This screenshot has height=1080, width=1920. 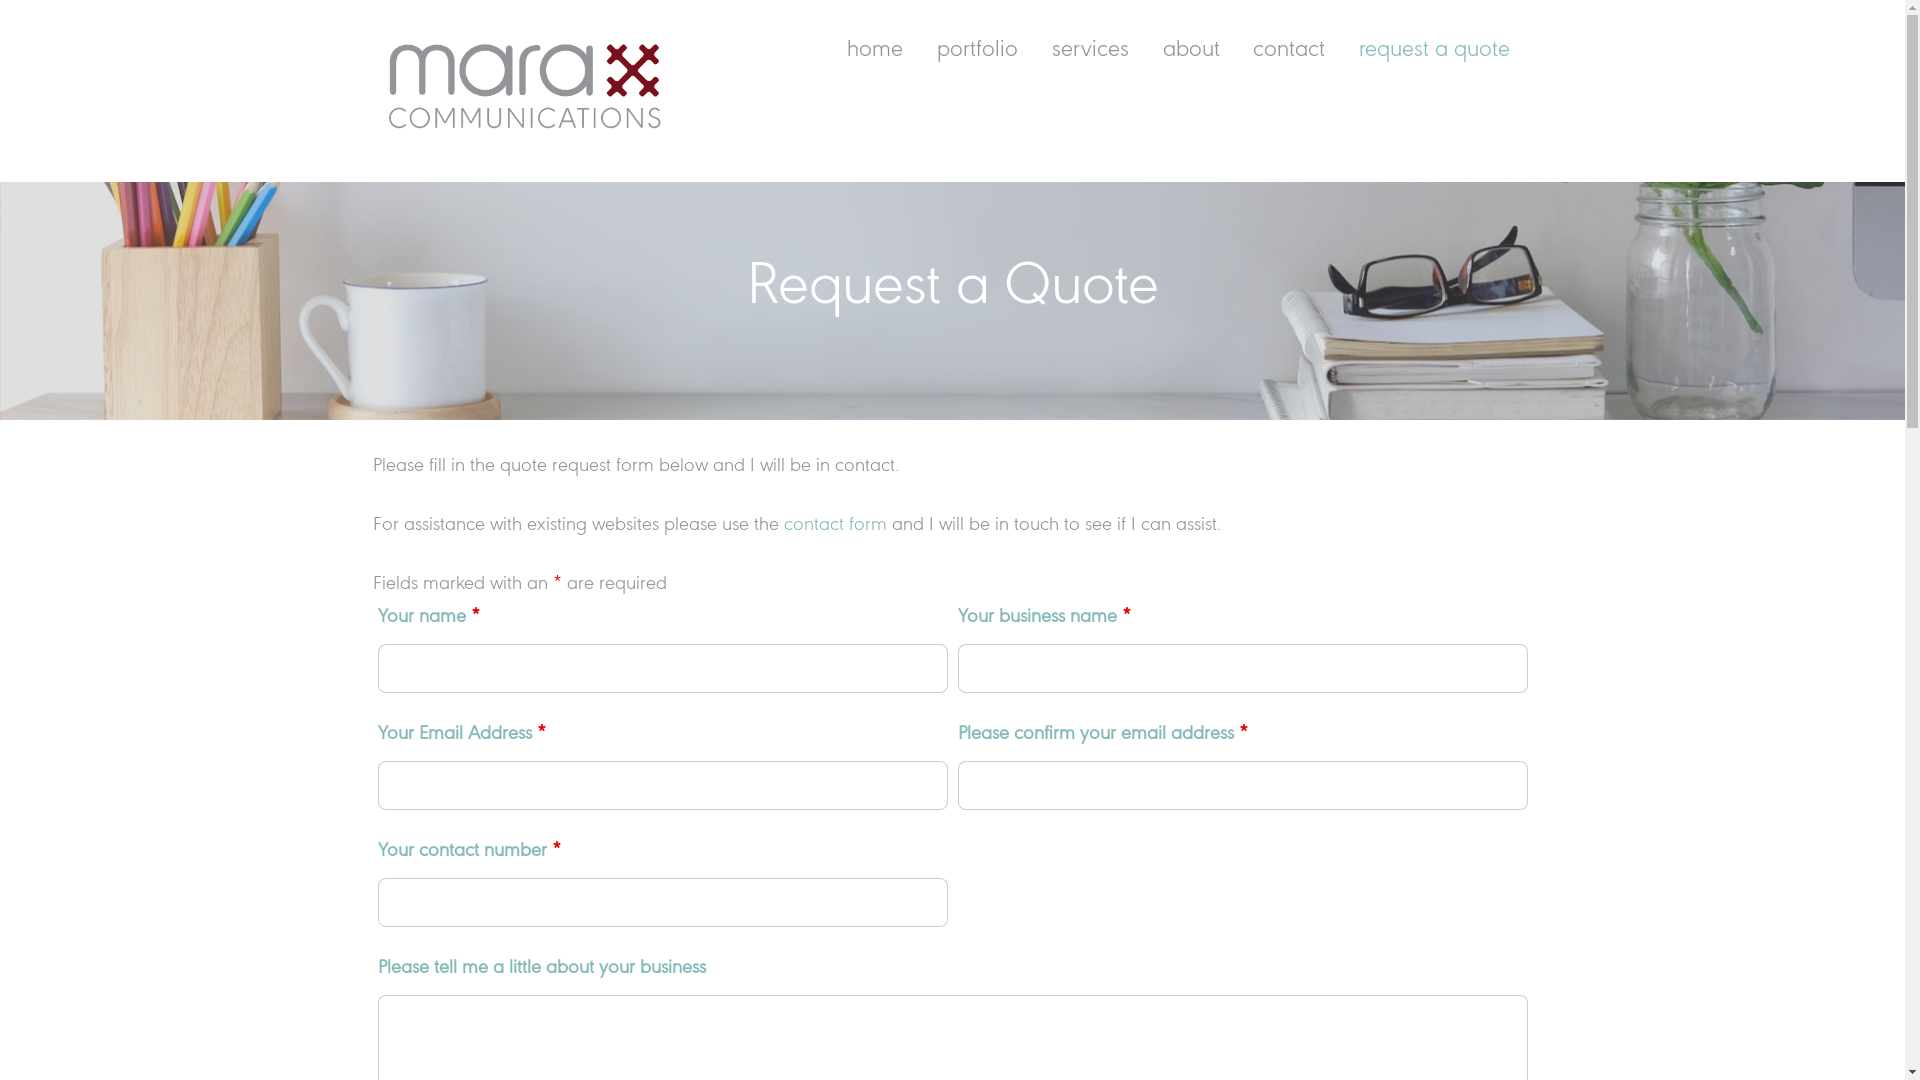 What do you see at coordinates (522, 135) in the screenshot?
I see `'Mara Communications'` at bounding box center [522, 135].